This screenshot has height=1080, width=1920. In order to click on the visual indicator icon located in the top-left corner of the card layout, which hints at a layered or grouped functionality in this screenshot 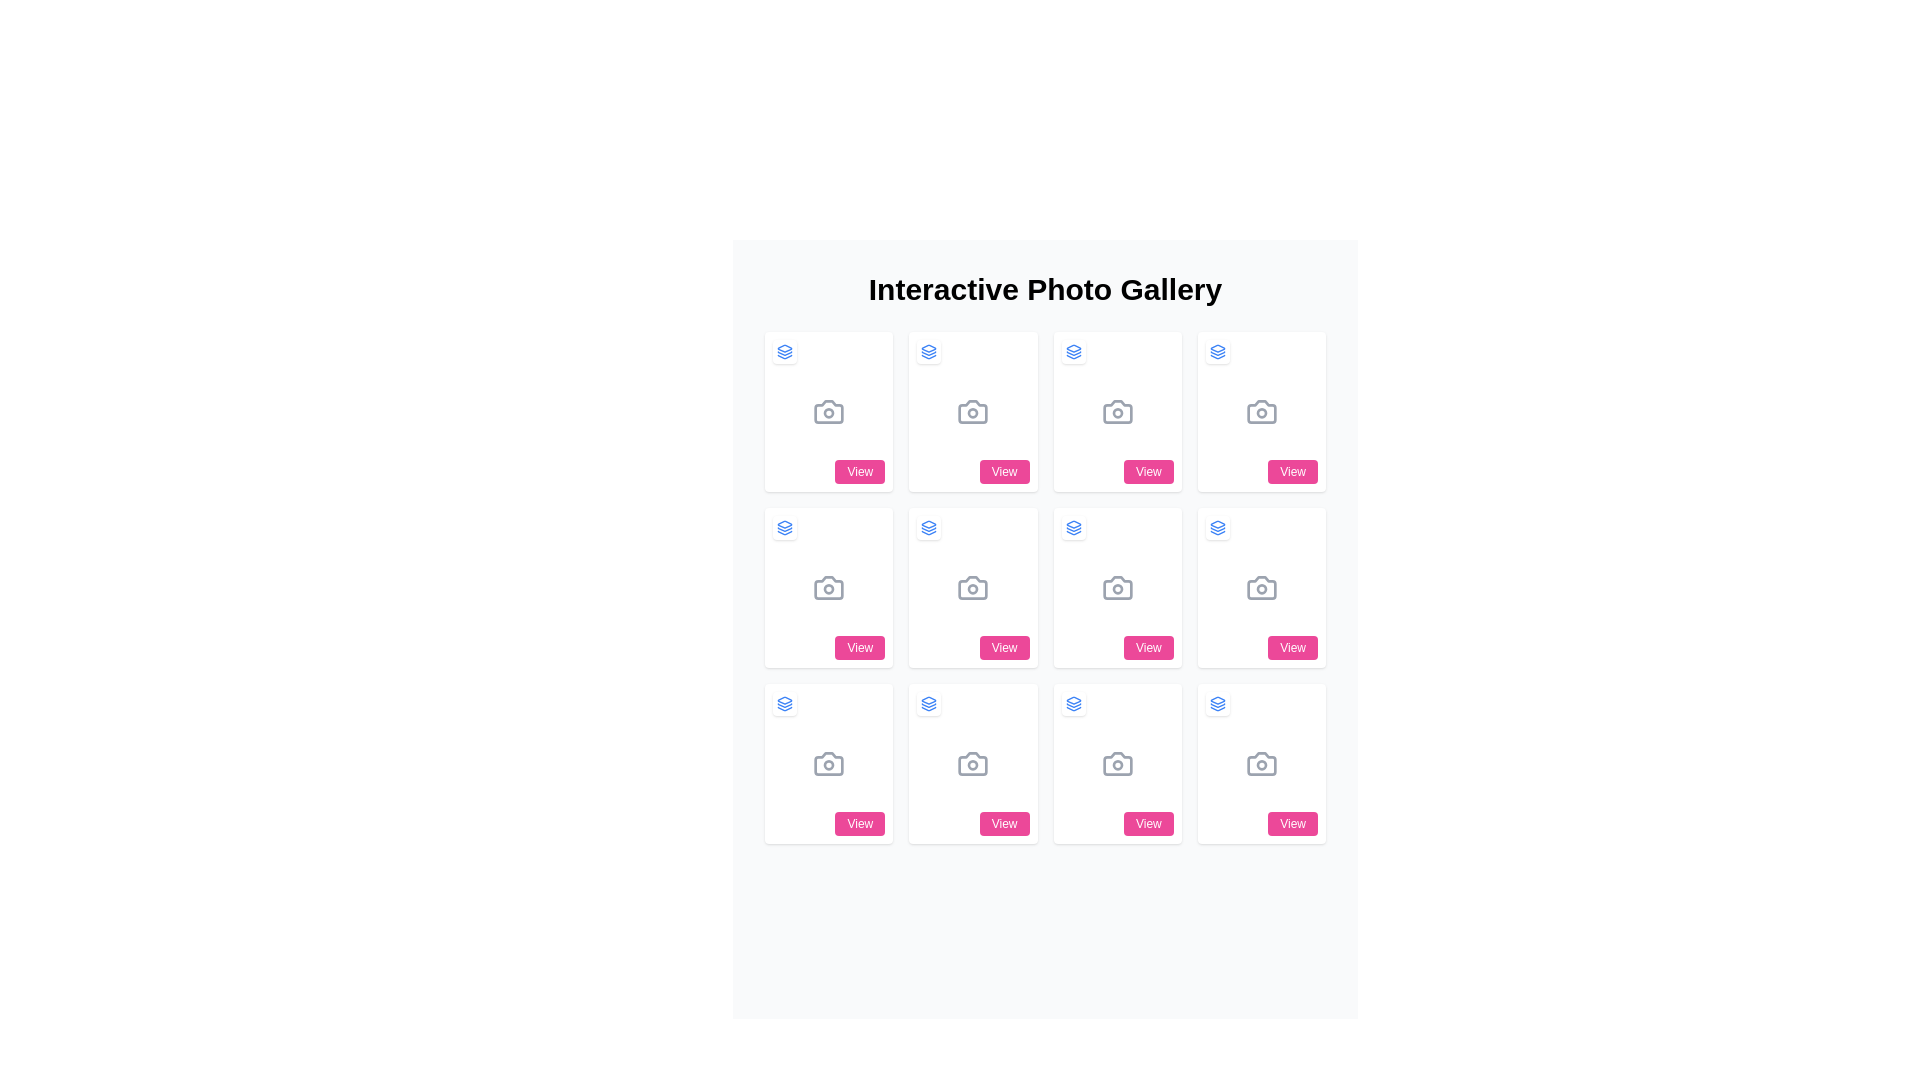, I will do `click(1072, 527)`.